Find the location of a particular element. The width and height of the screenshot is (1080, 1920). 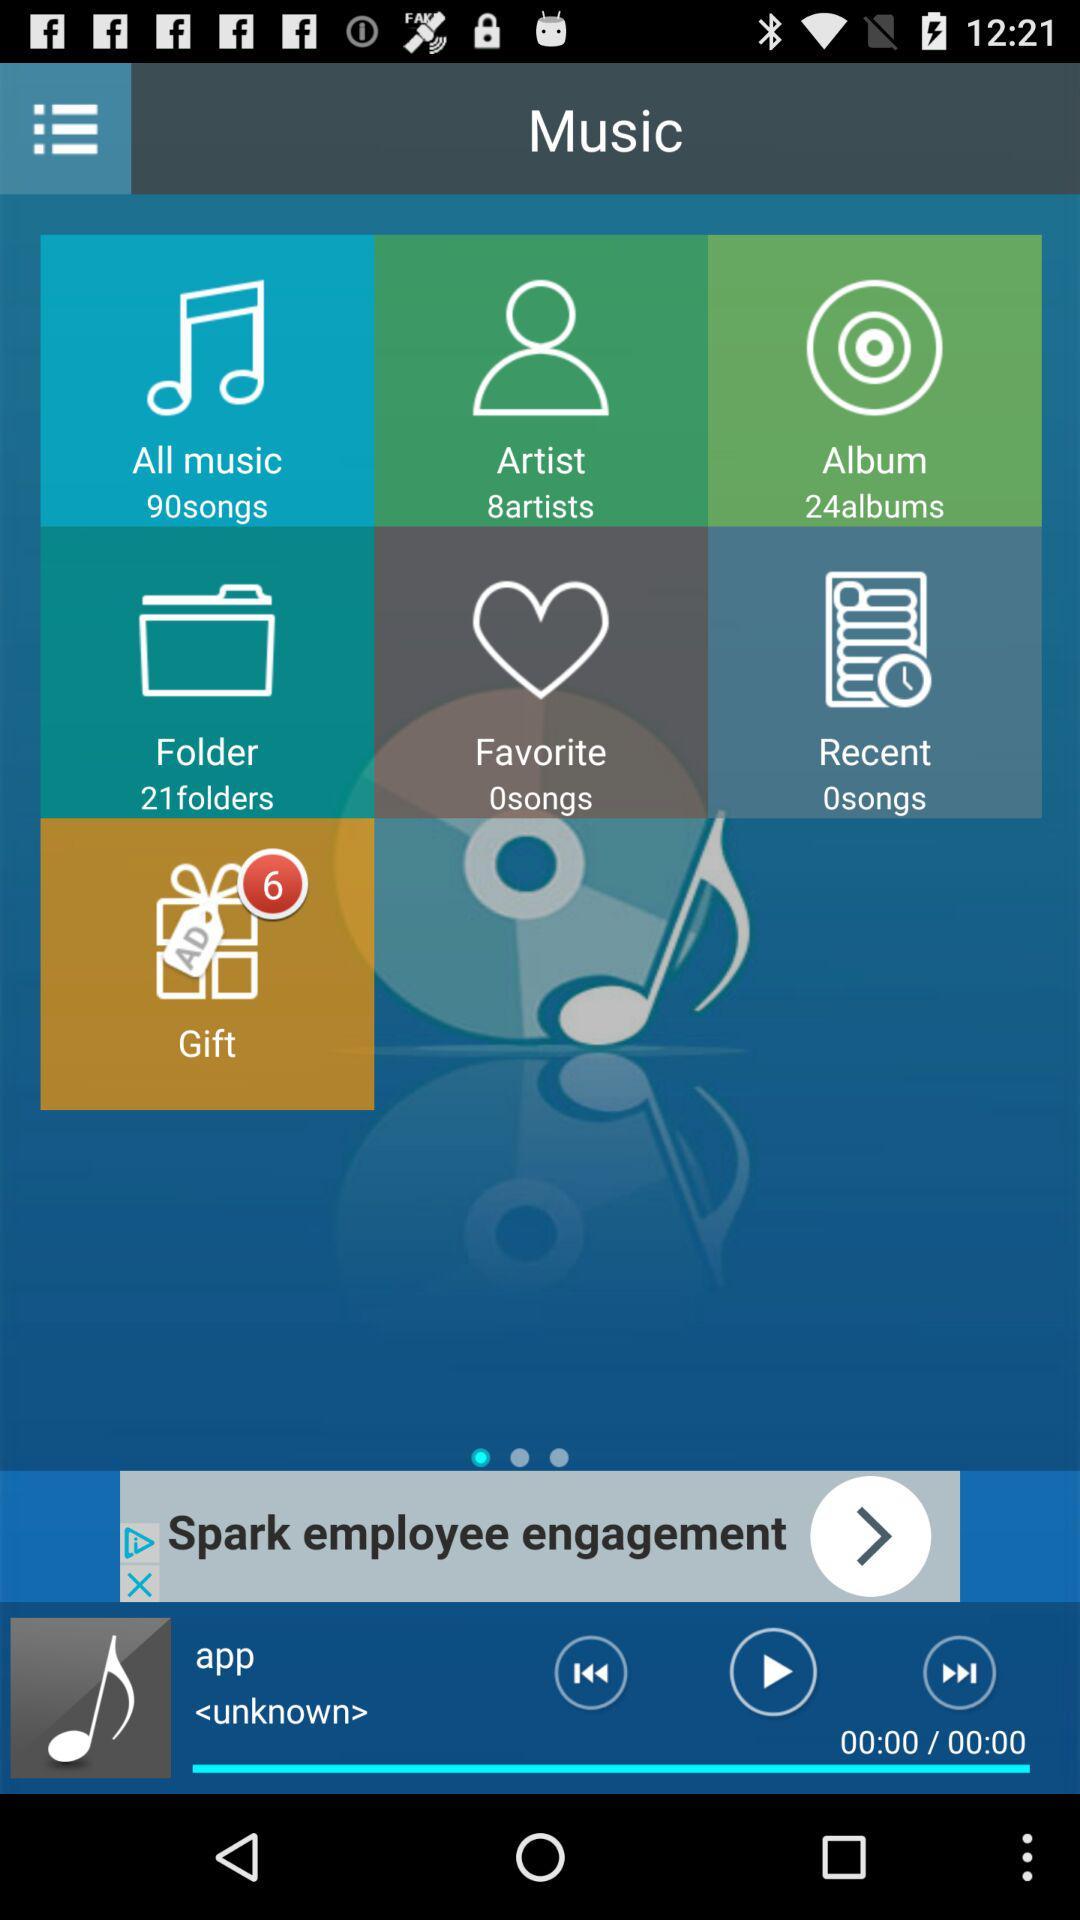

play is located at coordinates (772, 1680).